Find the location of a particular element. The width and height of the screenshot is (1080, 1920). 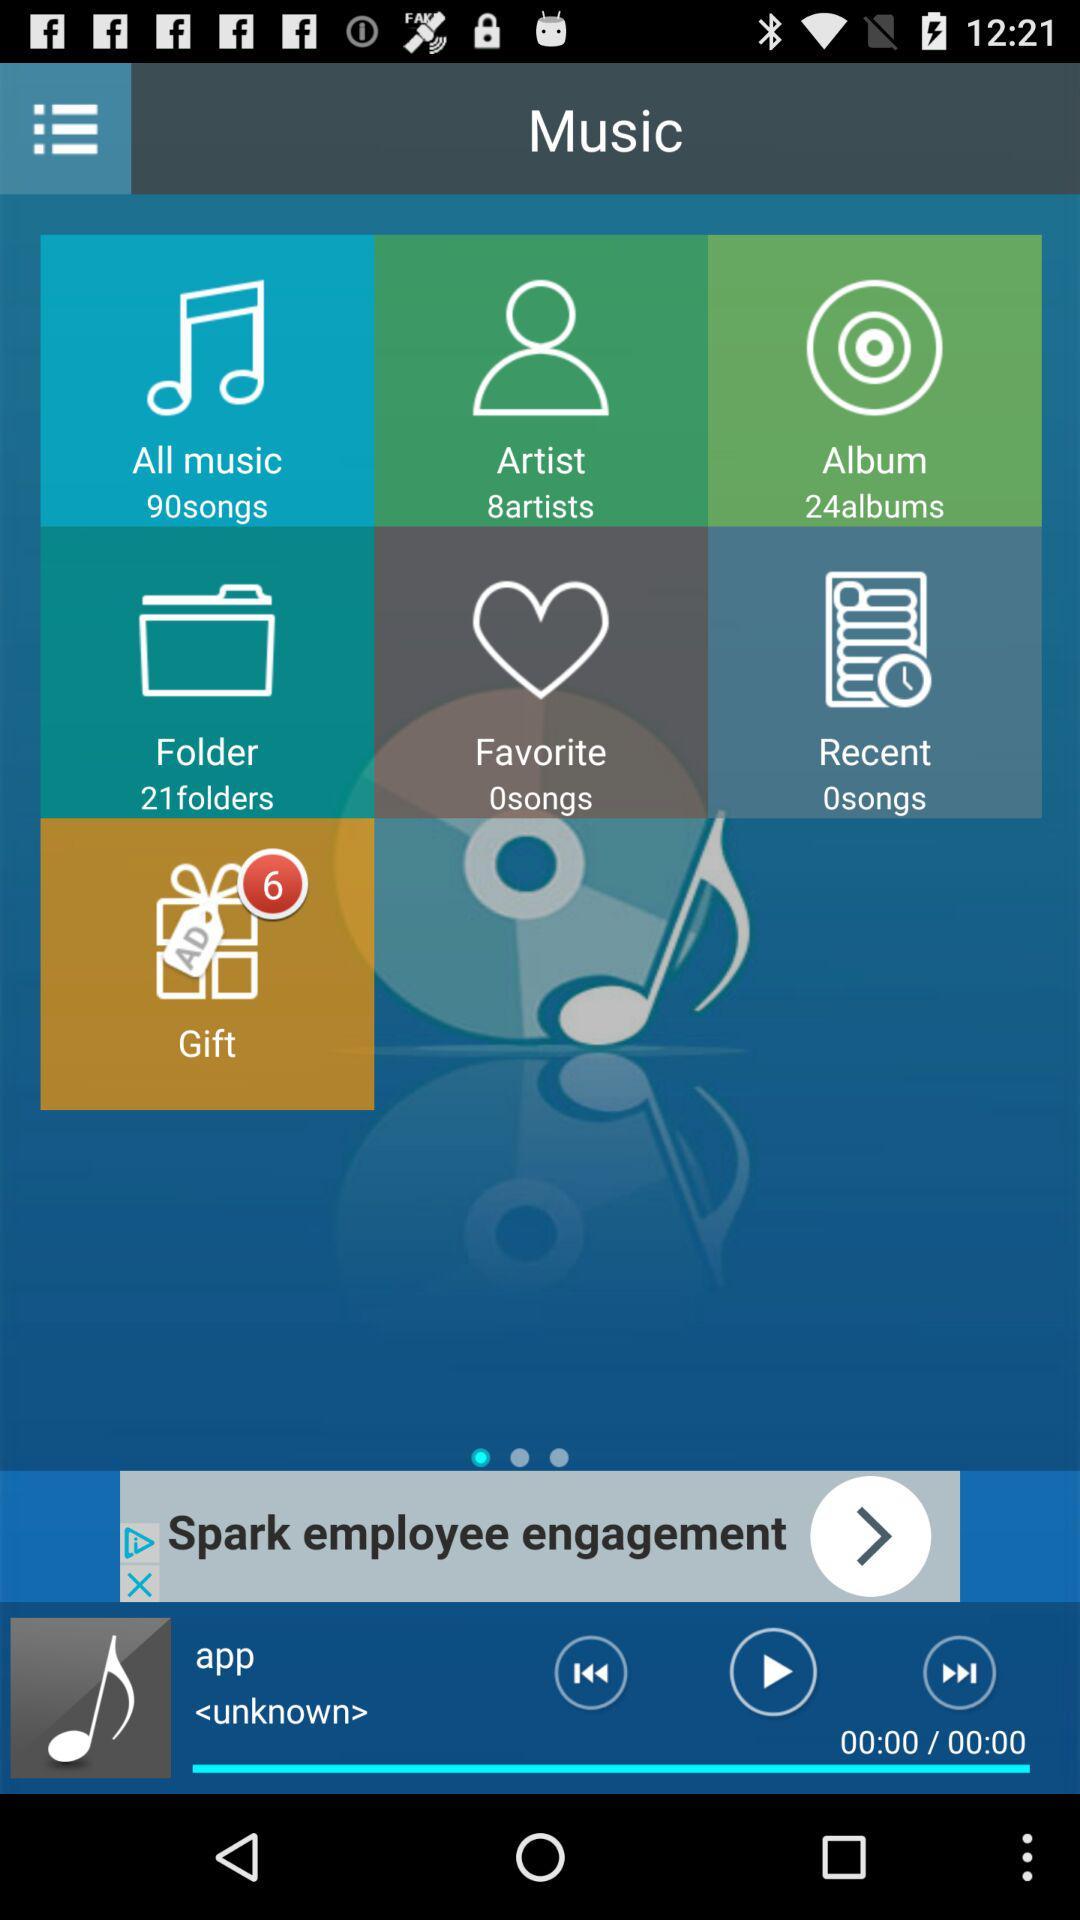

play is located at coordinates (772, 1680).